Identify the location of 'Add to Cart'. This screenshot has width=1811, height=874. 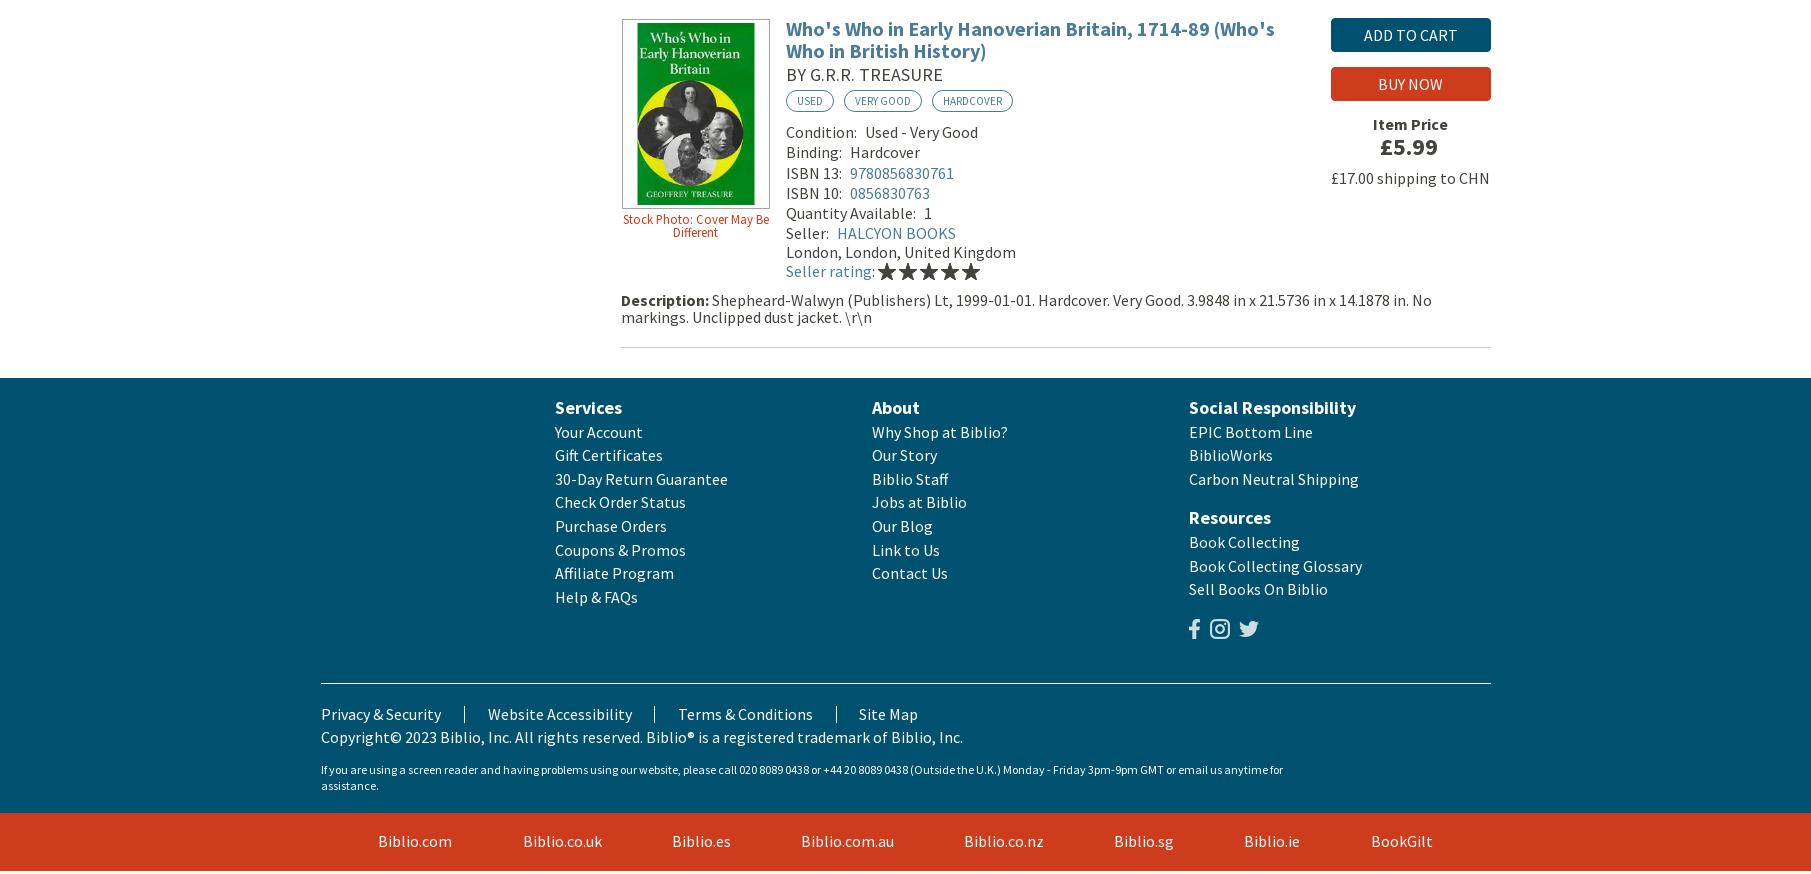
(1410, 37).